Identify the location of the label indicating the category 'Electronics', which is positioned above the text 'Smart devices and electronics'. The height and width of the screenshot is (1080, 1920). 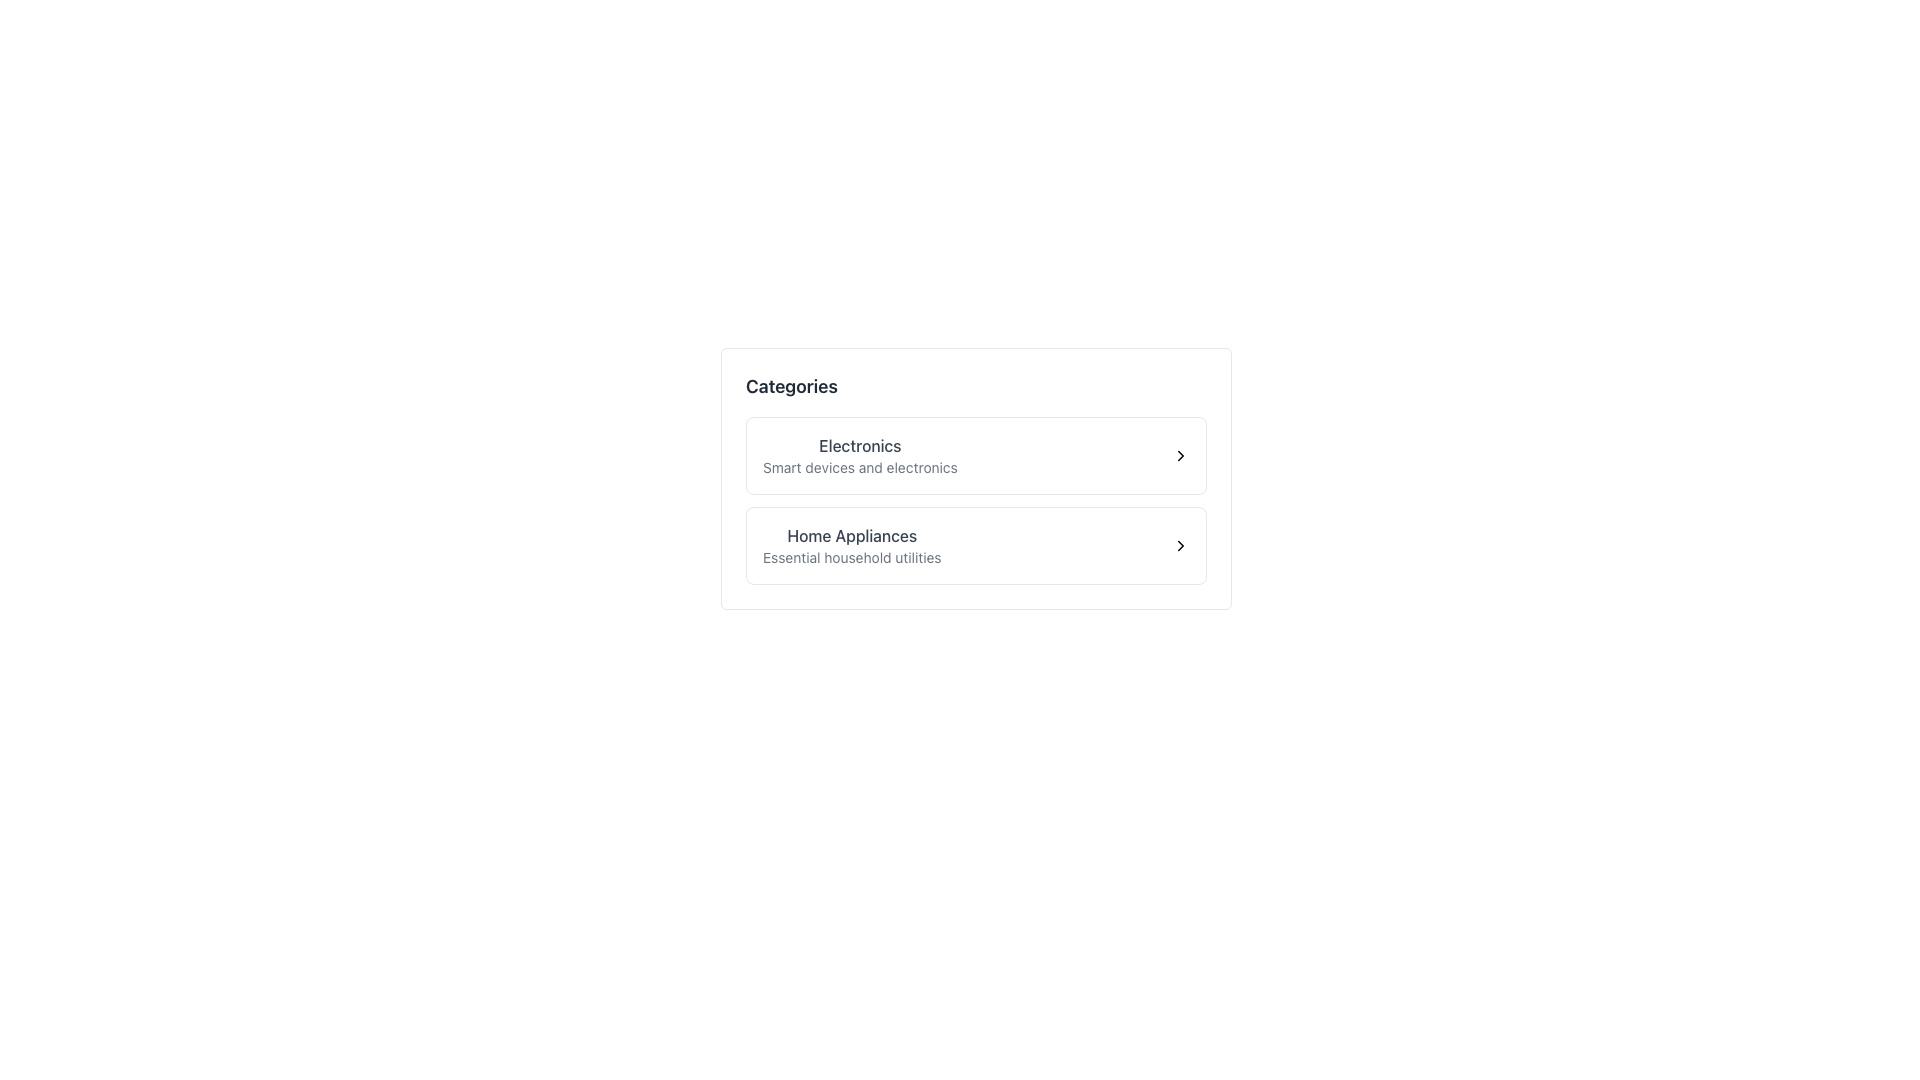
(860, 445).